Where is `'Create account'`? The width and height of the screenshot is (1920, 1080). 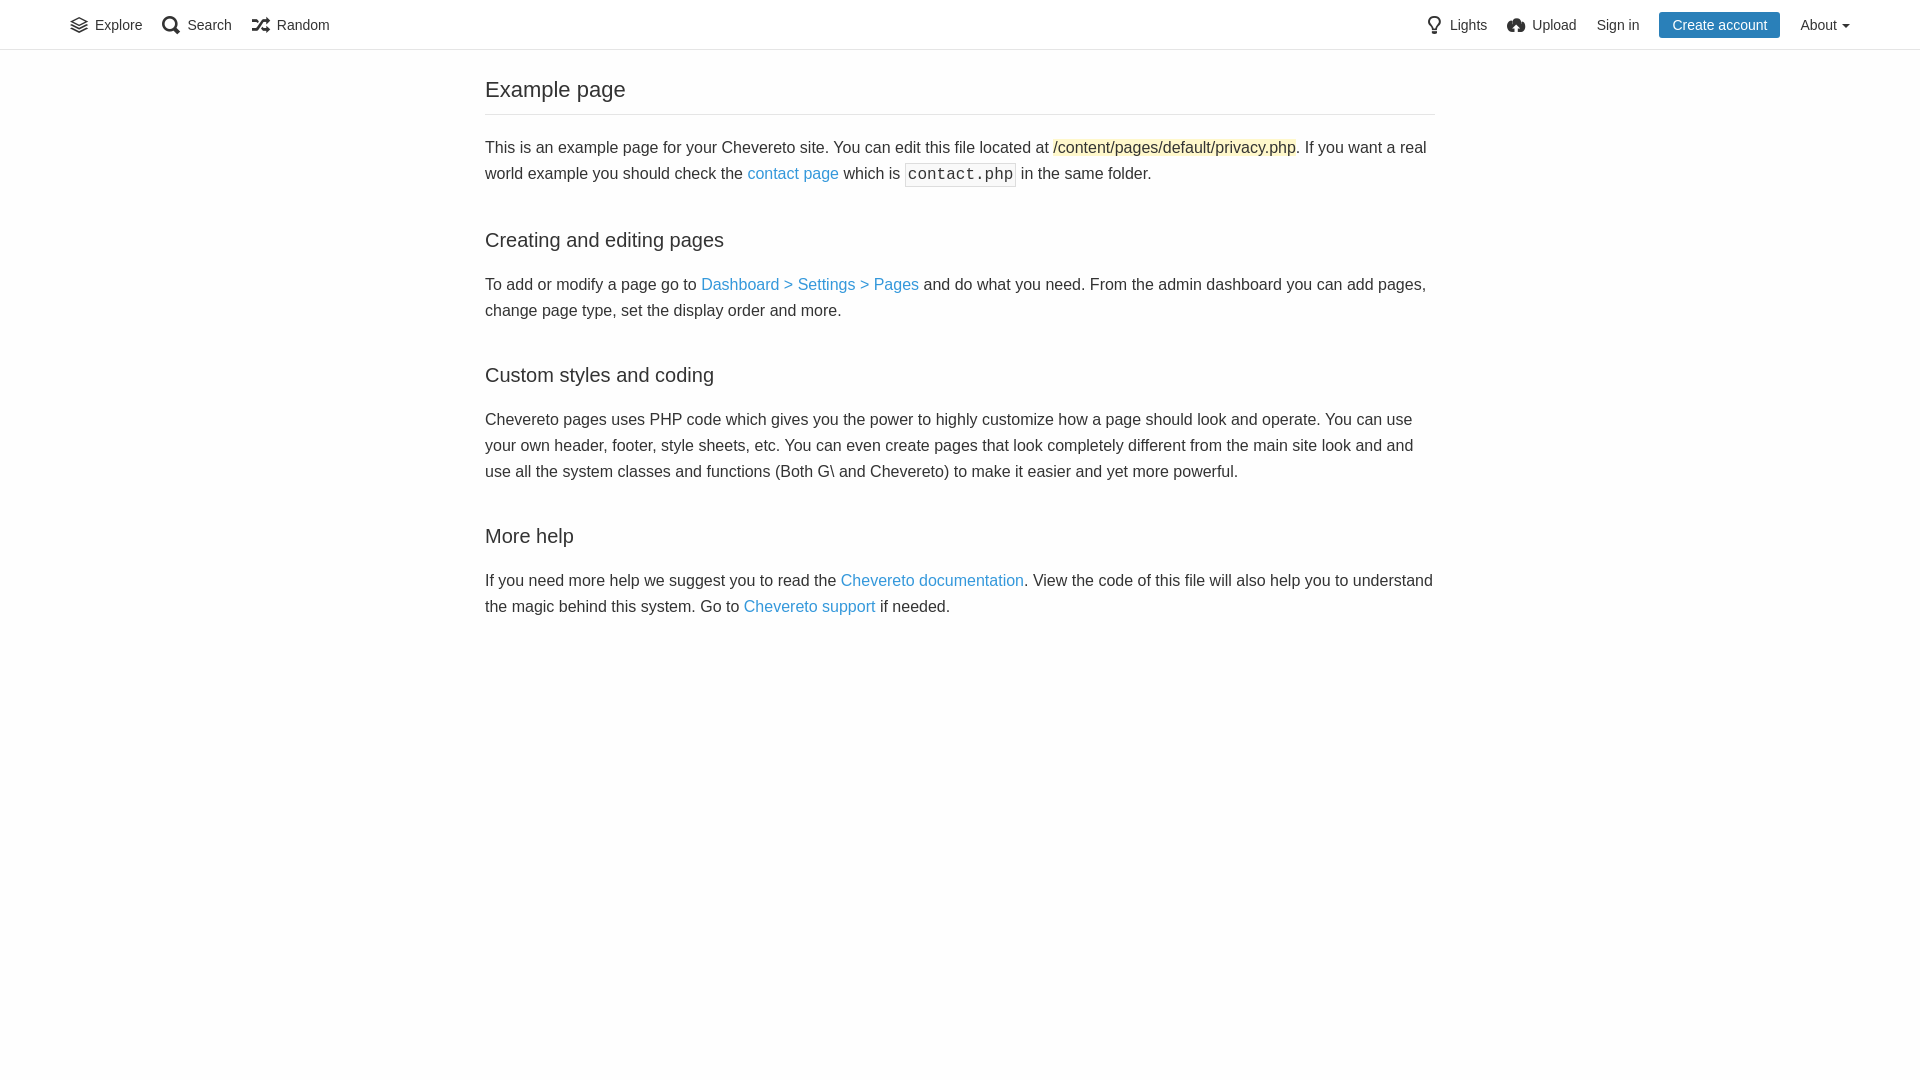 'Create account' is located at coordinates (1659, 24).